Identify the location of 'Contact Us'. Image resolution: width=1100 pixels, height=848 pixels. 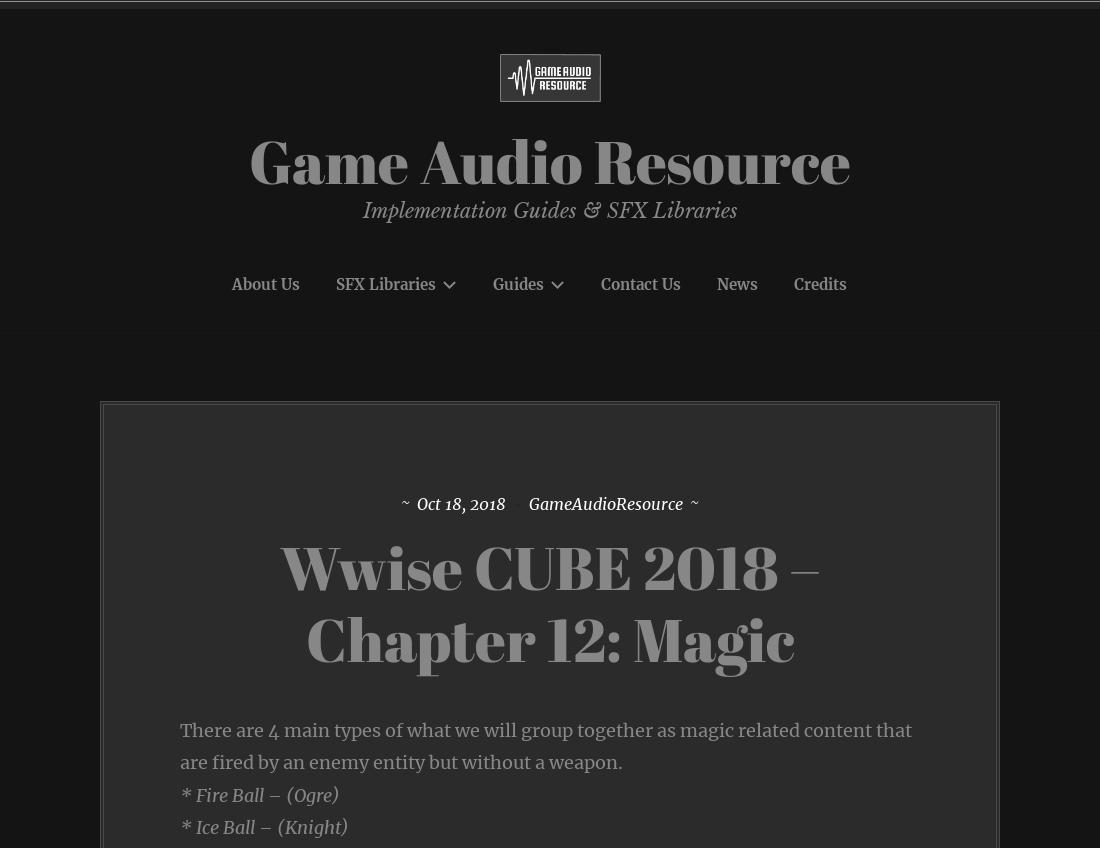
(640, 283).